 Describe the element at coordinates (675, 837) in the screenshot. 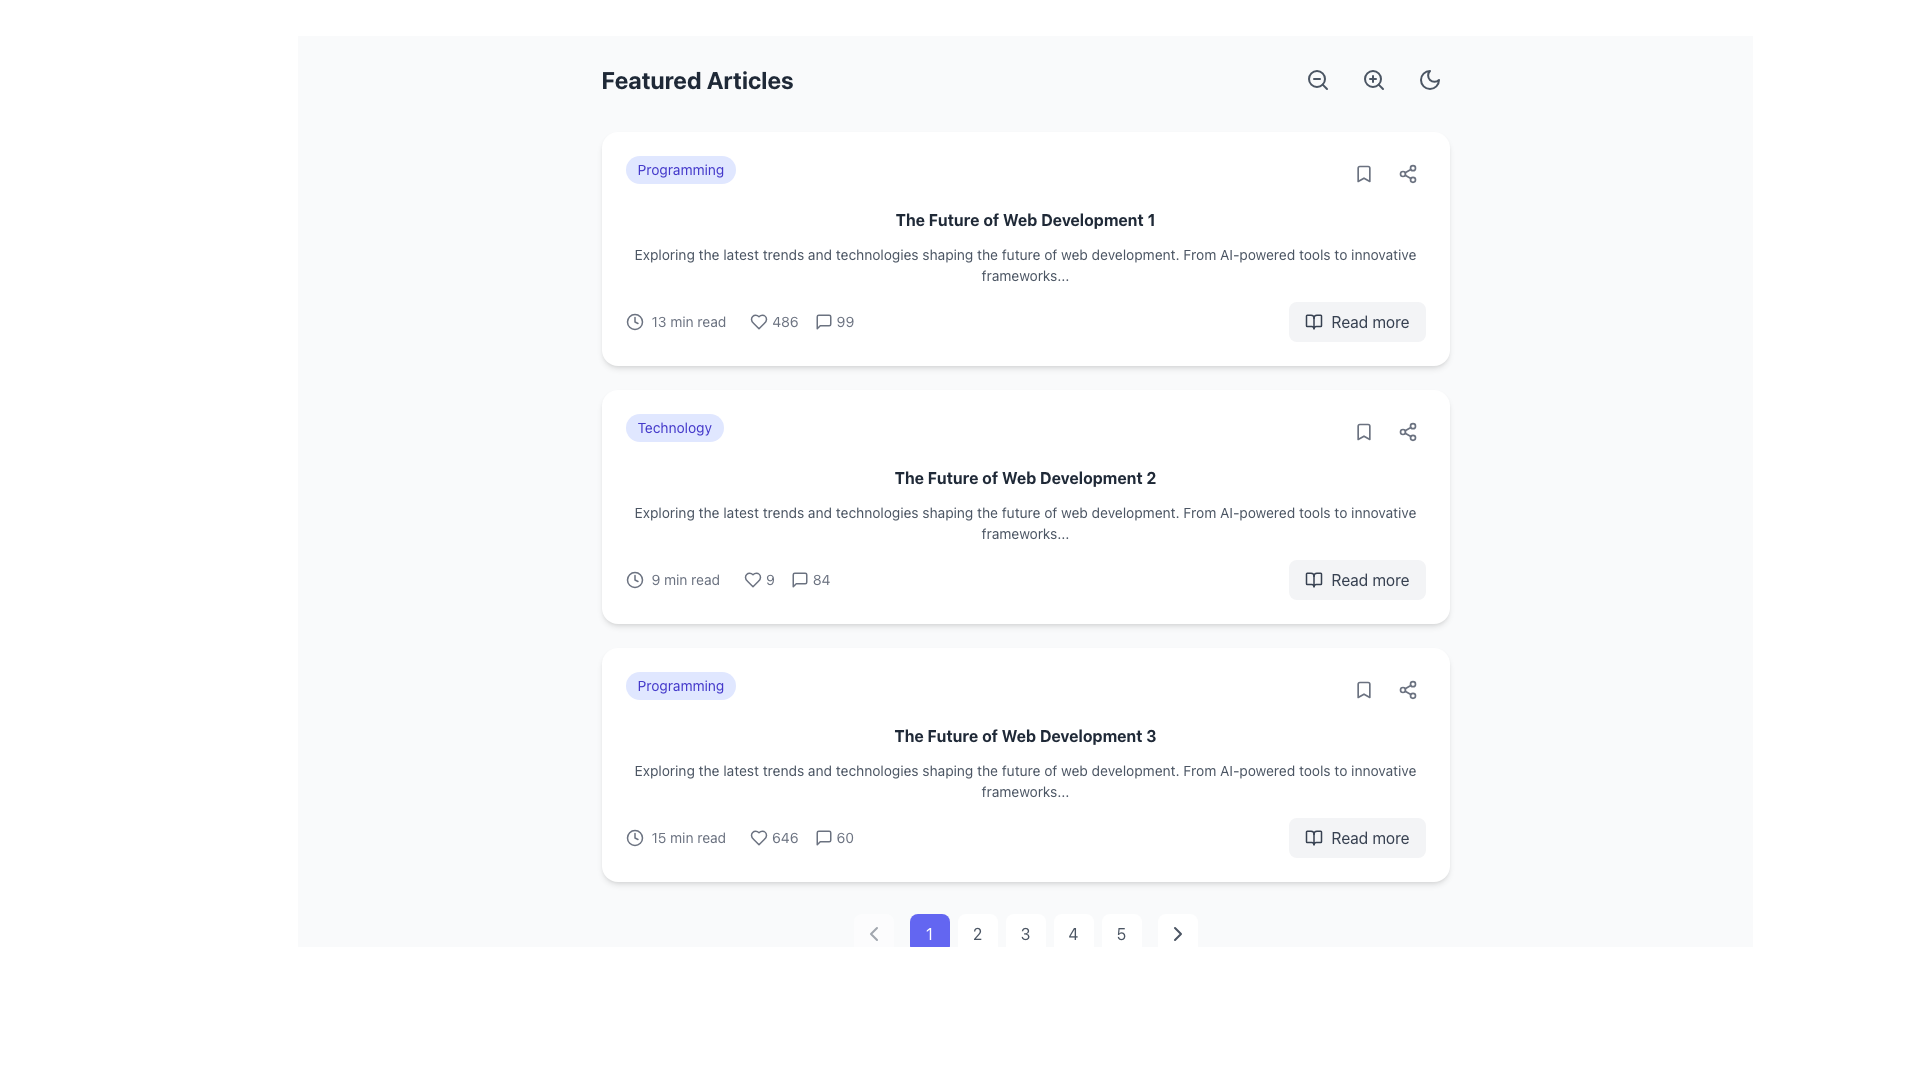

I see `text of the icon-text label that shows '15 min read' located at the bottom section of the third article in the 'Featured Articles' section` at that location.